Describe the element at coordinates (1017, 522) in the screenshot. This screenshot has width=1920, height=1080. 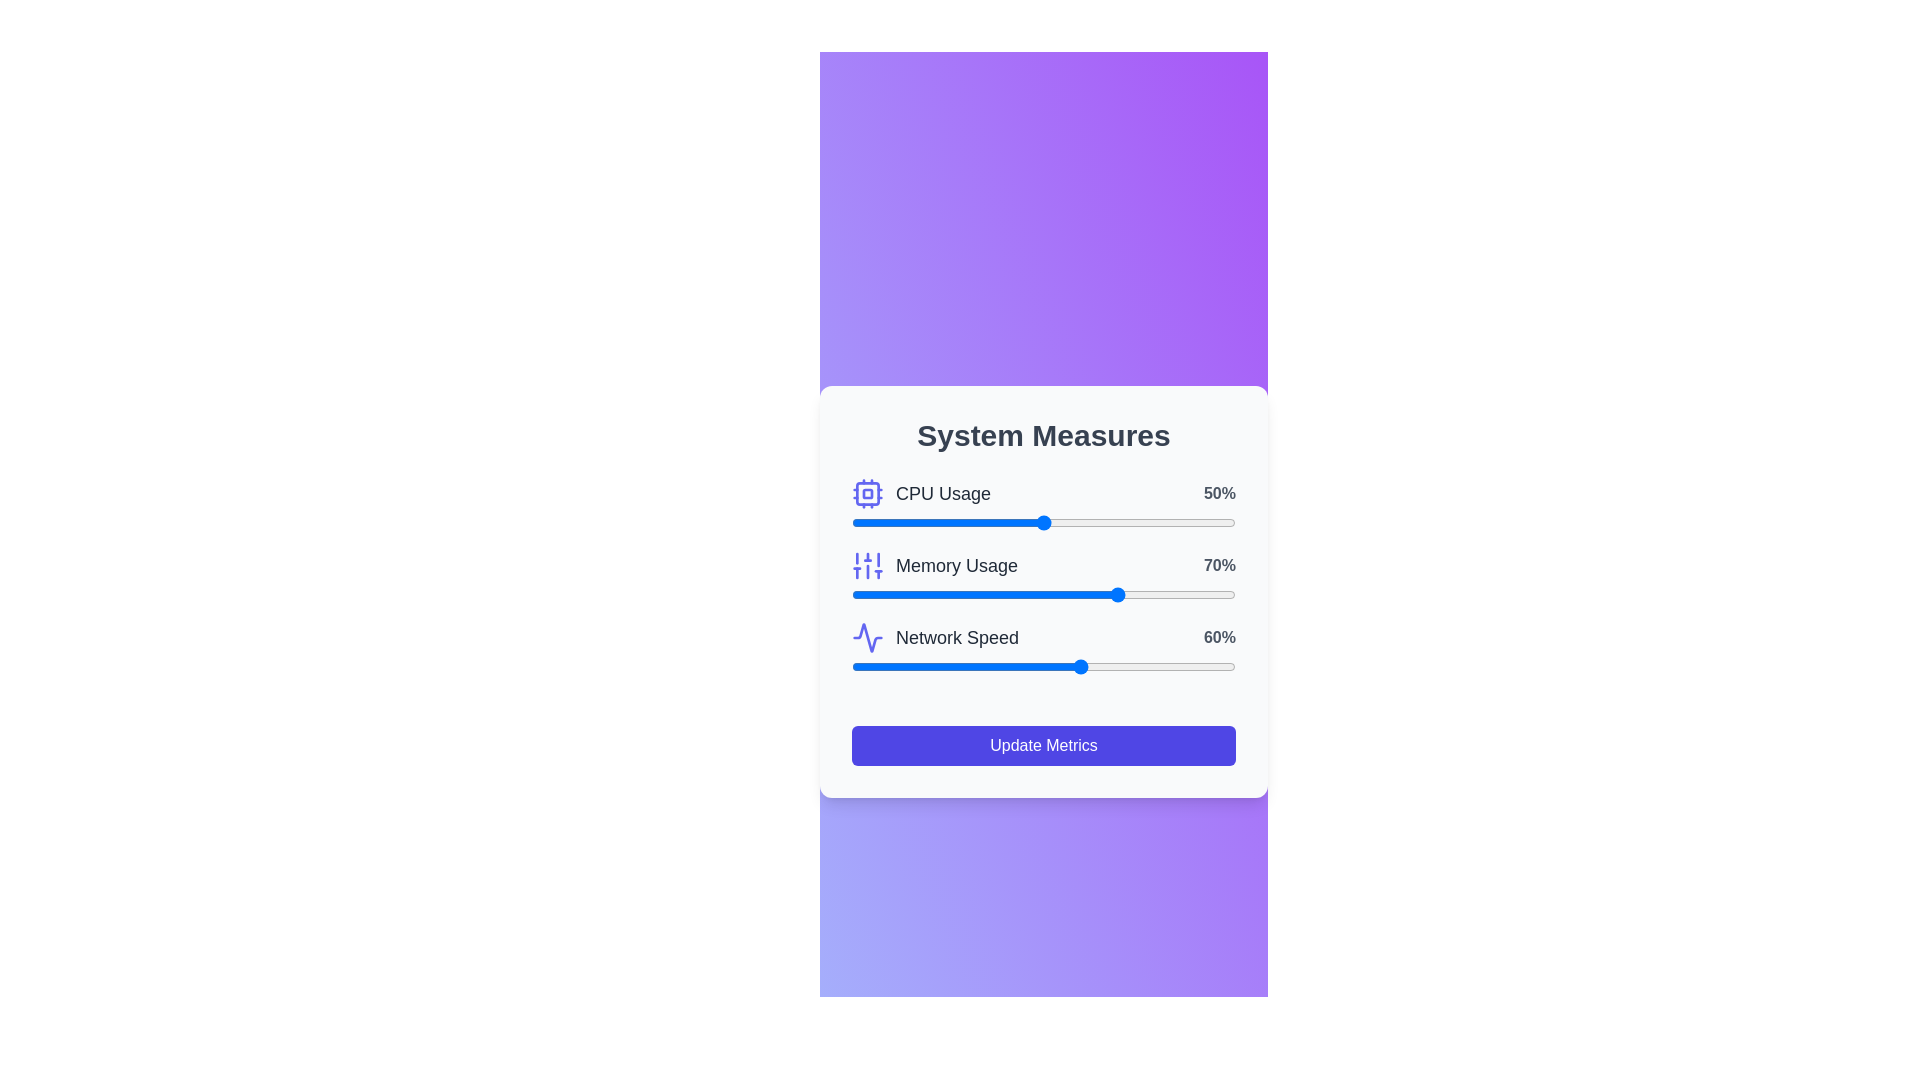
I see `the CPU Usage slider to set the usage to 43%` at that location.